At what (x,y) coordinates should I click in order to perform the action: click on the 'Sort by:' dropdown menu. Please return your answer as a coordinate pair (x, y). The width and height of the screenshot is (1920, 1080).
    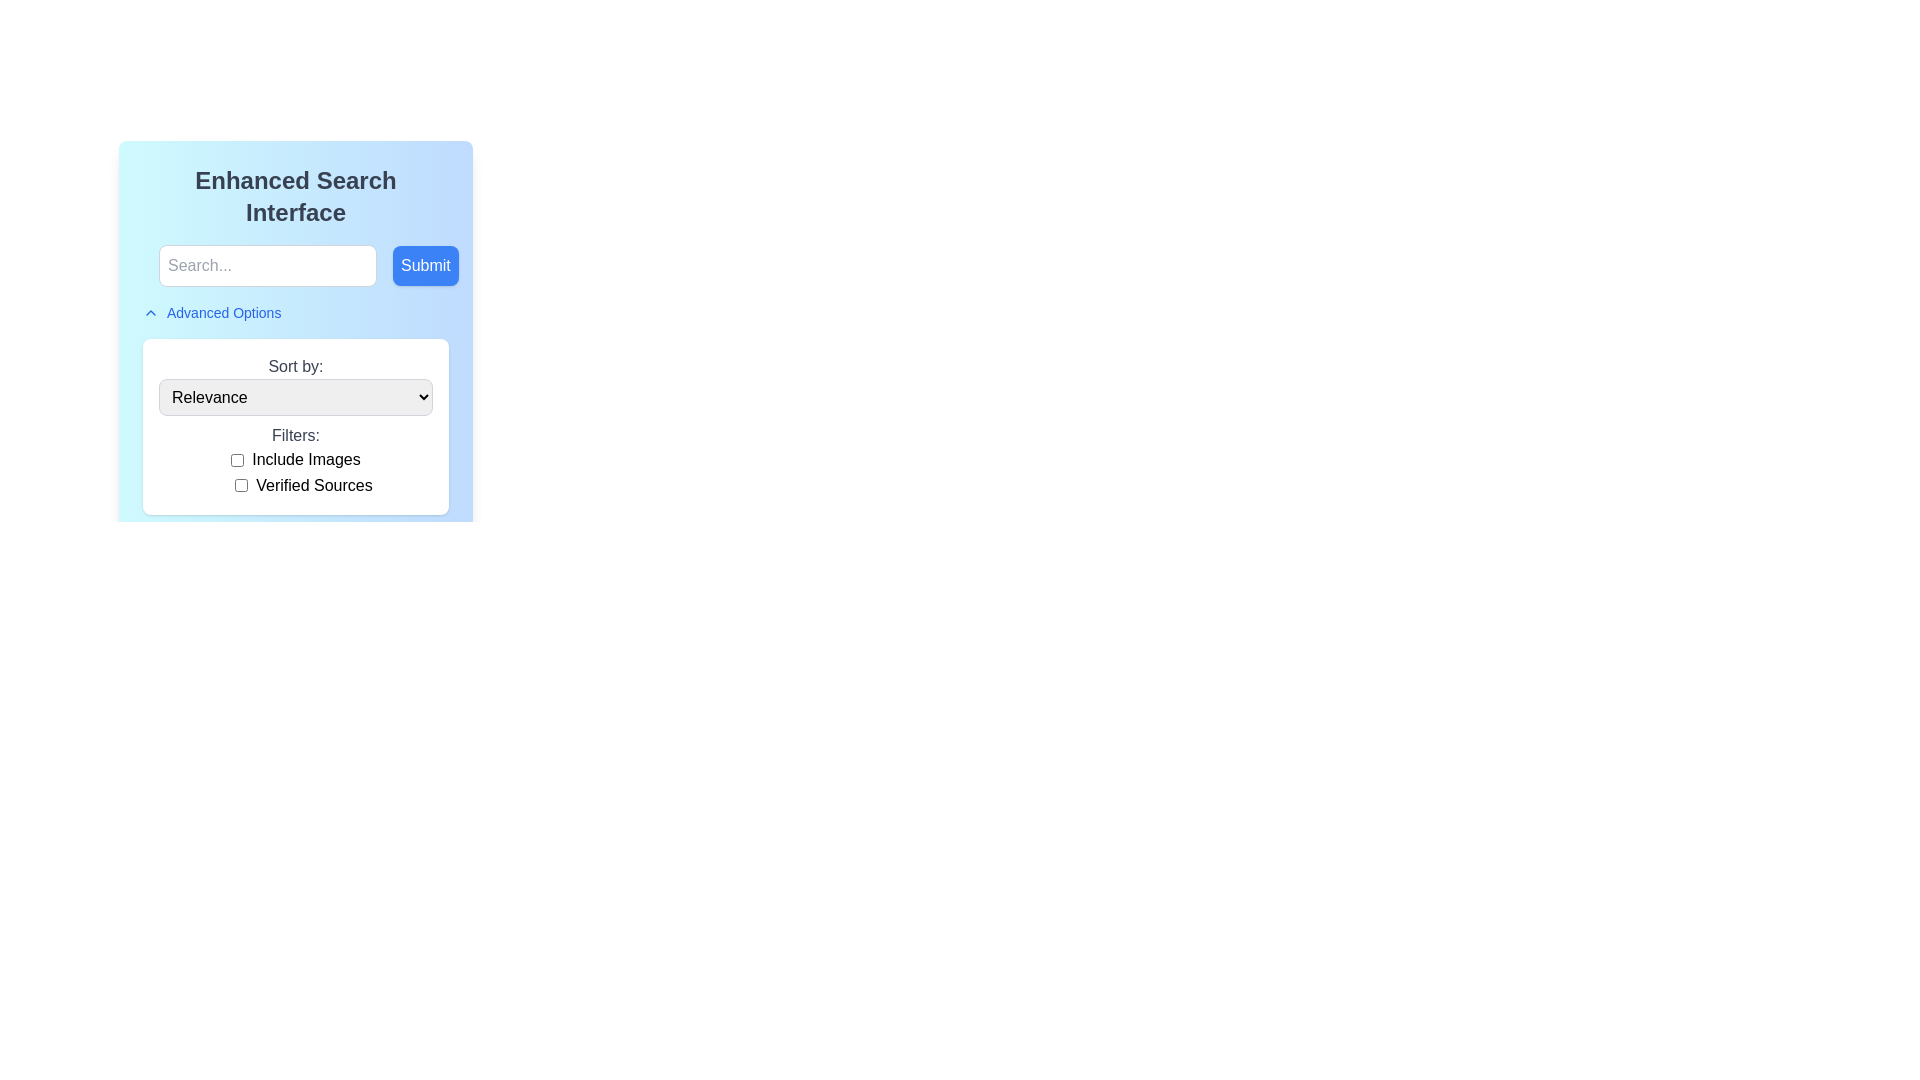
    Looking at the image, I should click on (295, 385).